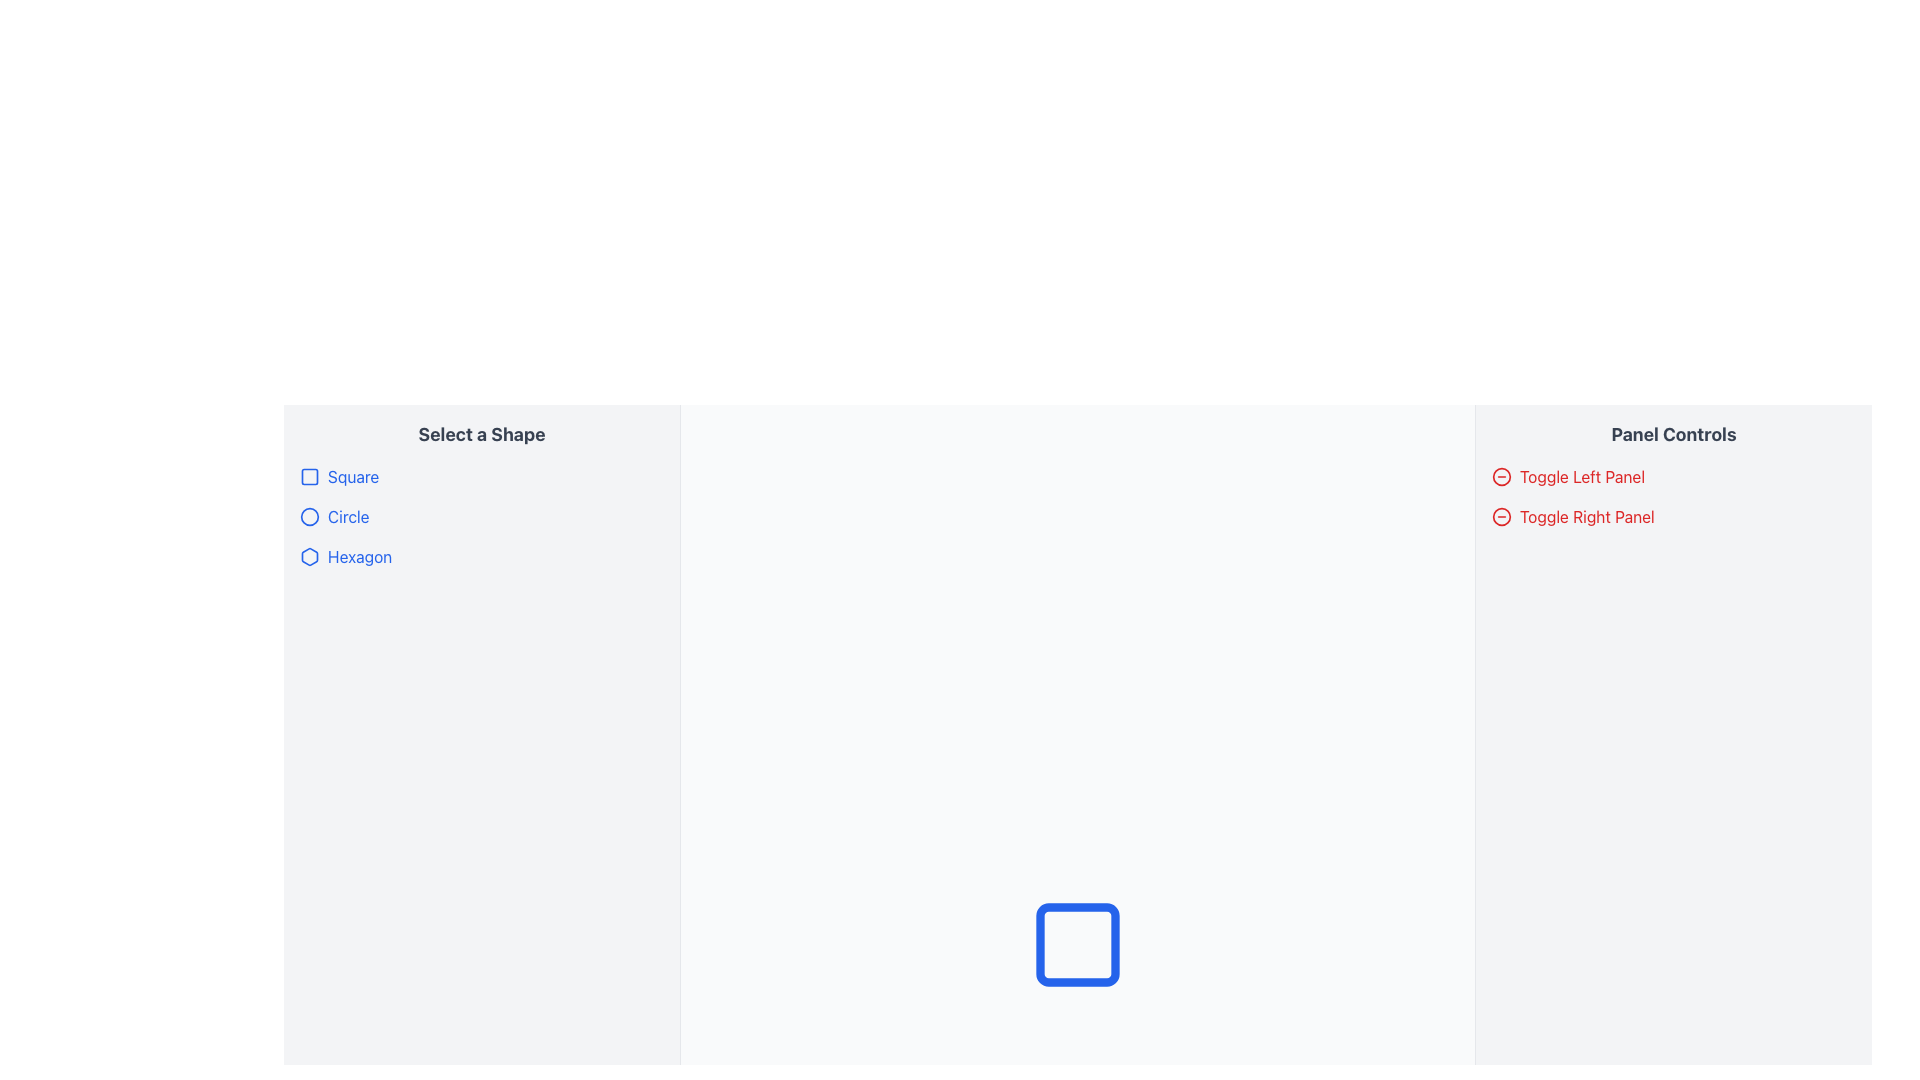 This screenshot has height=1080, width=1920. I want to click on the Text Label that introduces the list of shape options, located at the top of the left-side panel, so click(481, 434).